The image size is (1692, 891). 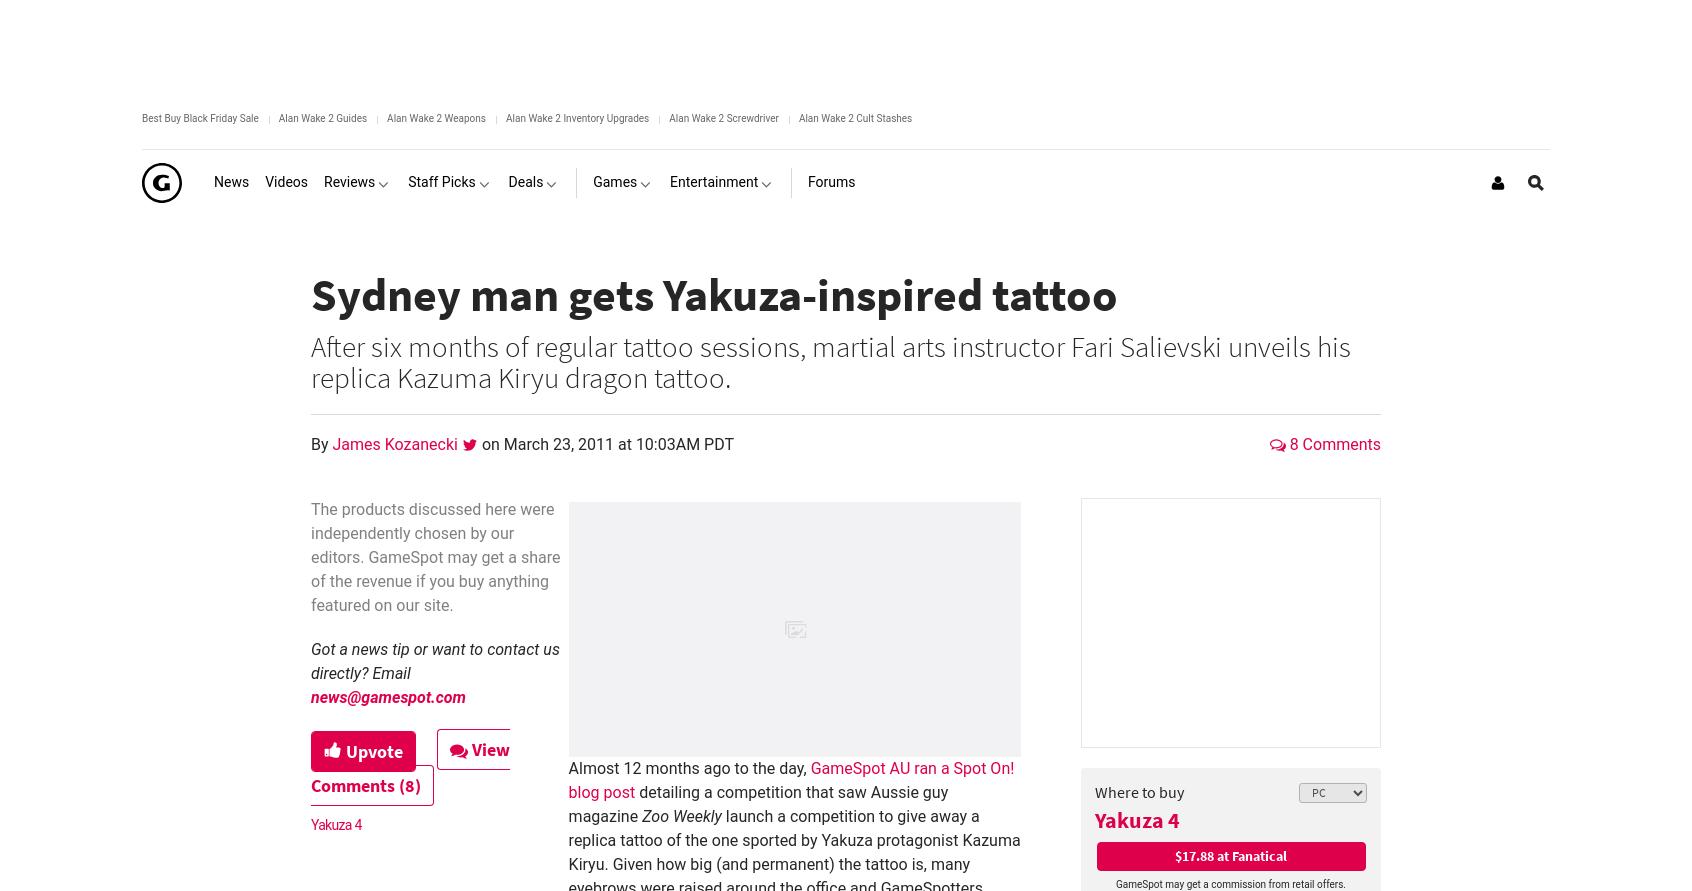 I want to click on 'Best Buy Black Friday Sale', so click(x=141, y=117).